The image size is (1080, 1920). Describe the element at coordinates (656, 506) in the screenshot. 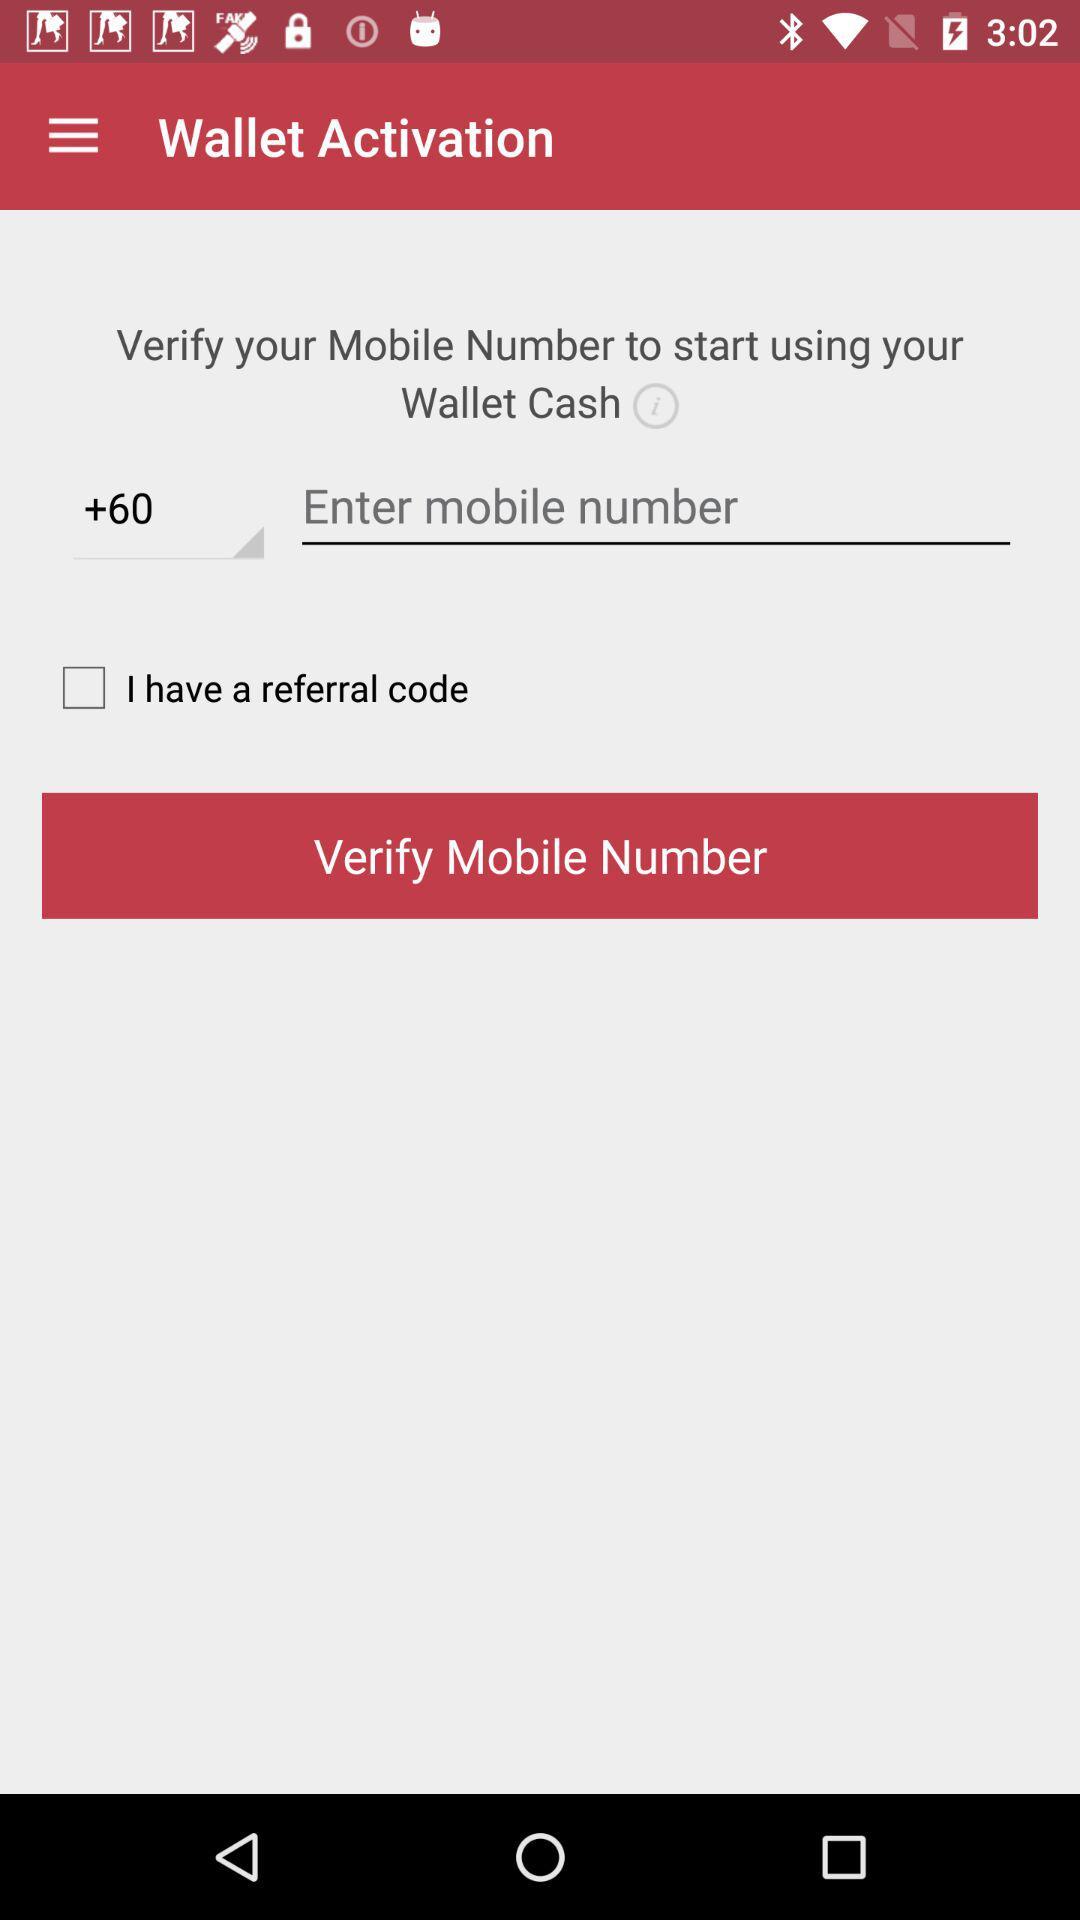

I see `phone number` at that location.